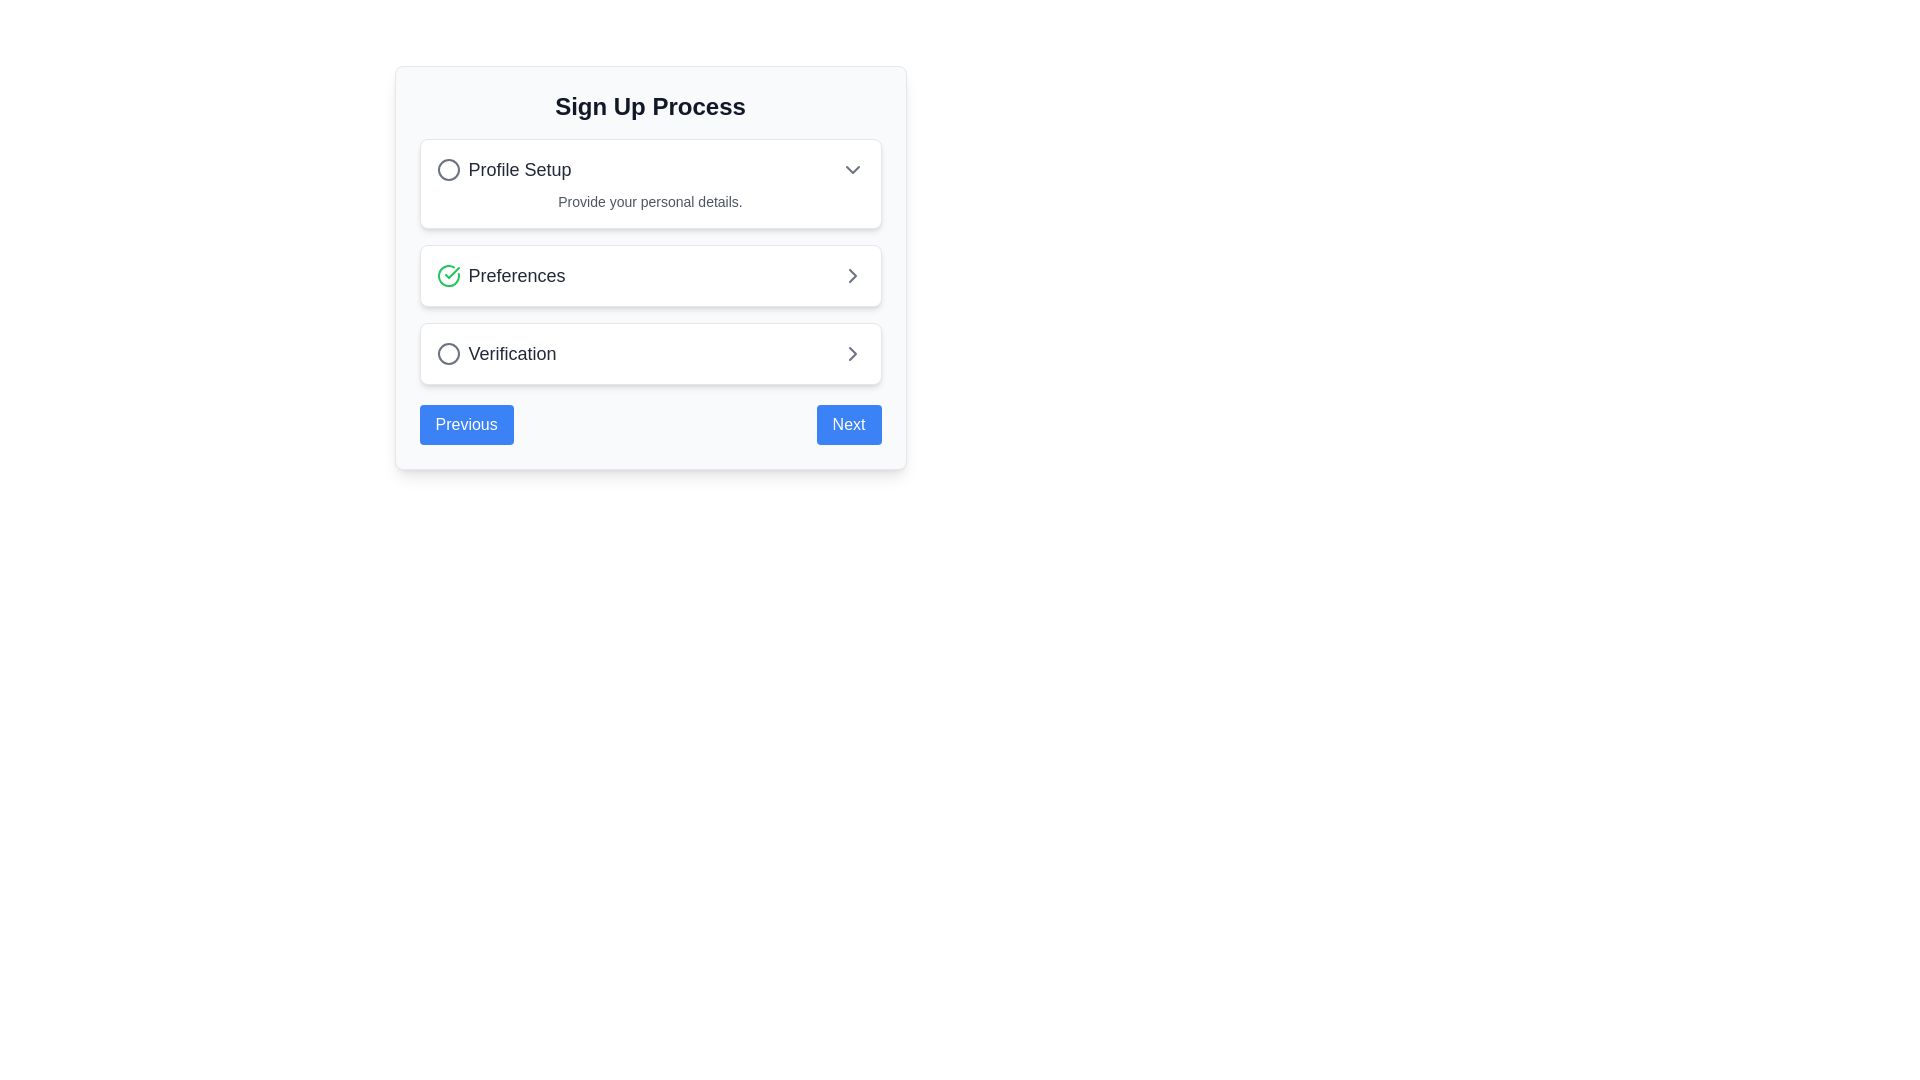 The width and height of the screenshot is (1920, 1080). Describe the element at coordinates (519, 168) in the screenshot. I see `the static text label indicating 'Profile Setup', located beneath the 'Sign Up Process' heading in the vertical list` at that location.